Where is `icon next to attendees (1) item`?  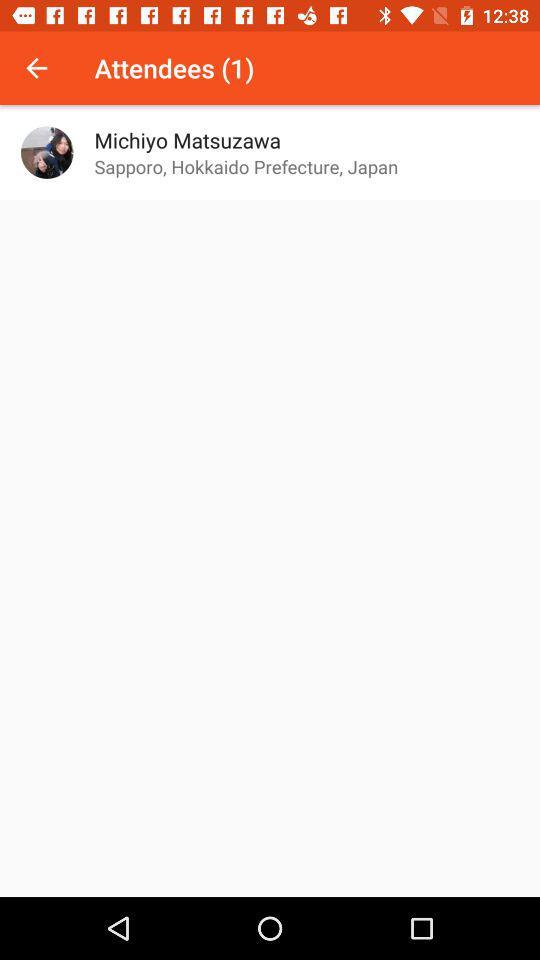 icon next to attendees (1) item is located at coordinates (36, 68).